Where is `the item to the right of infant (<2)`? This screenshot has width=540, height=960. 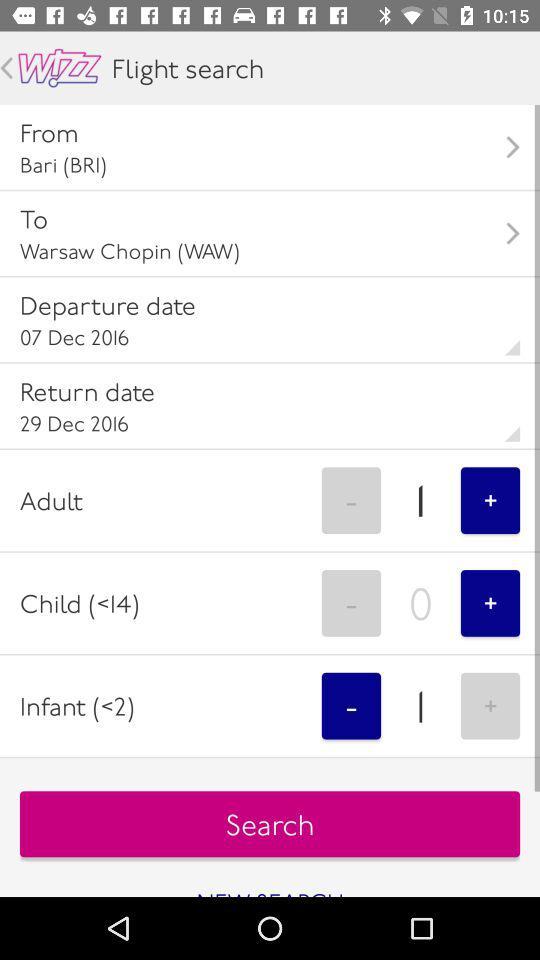 the item to the right of infant (<2) is located at coordinates (350, 706).